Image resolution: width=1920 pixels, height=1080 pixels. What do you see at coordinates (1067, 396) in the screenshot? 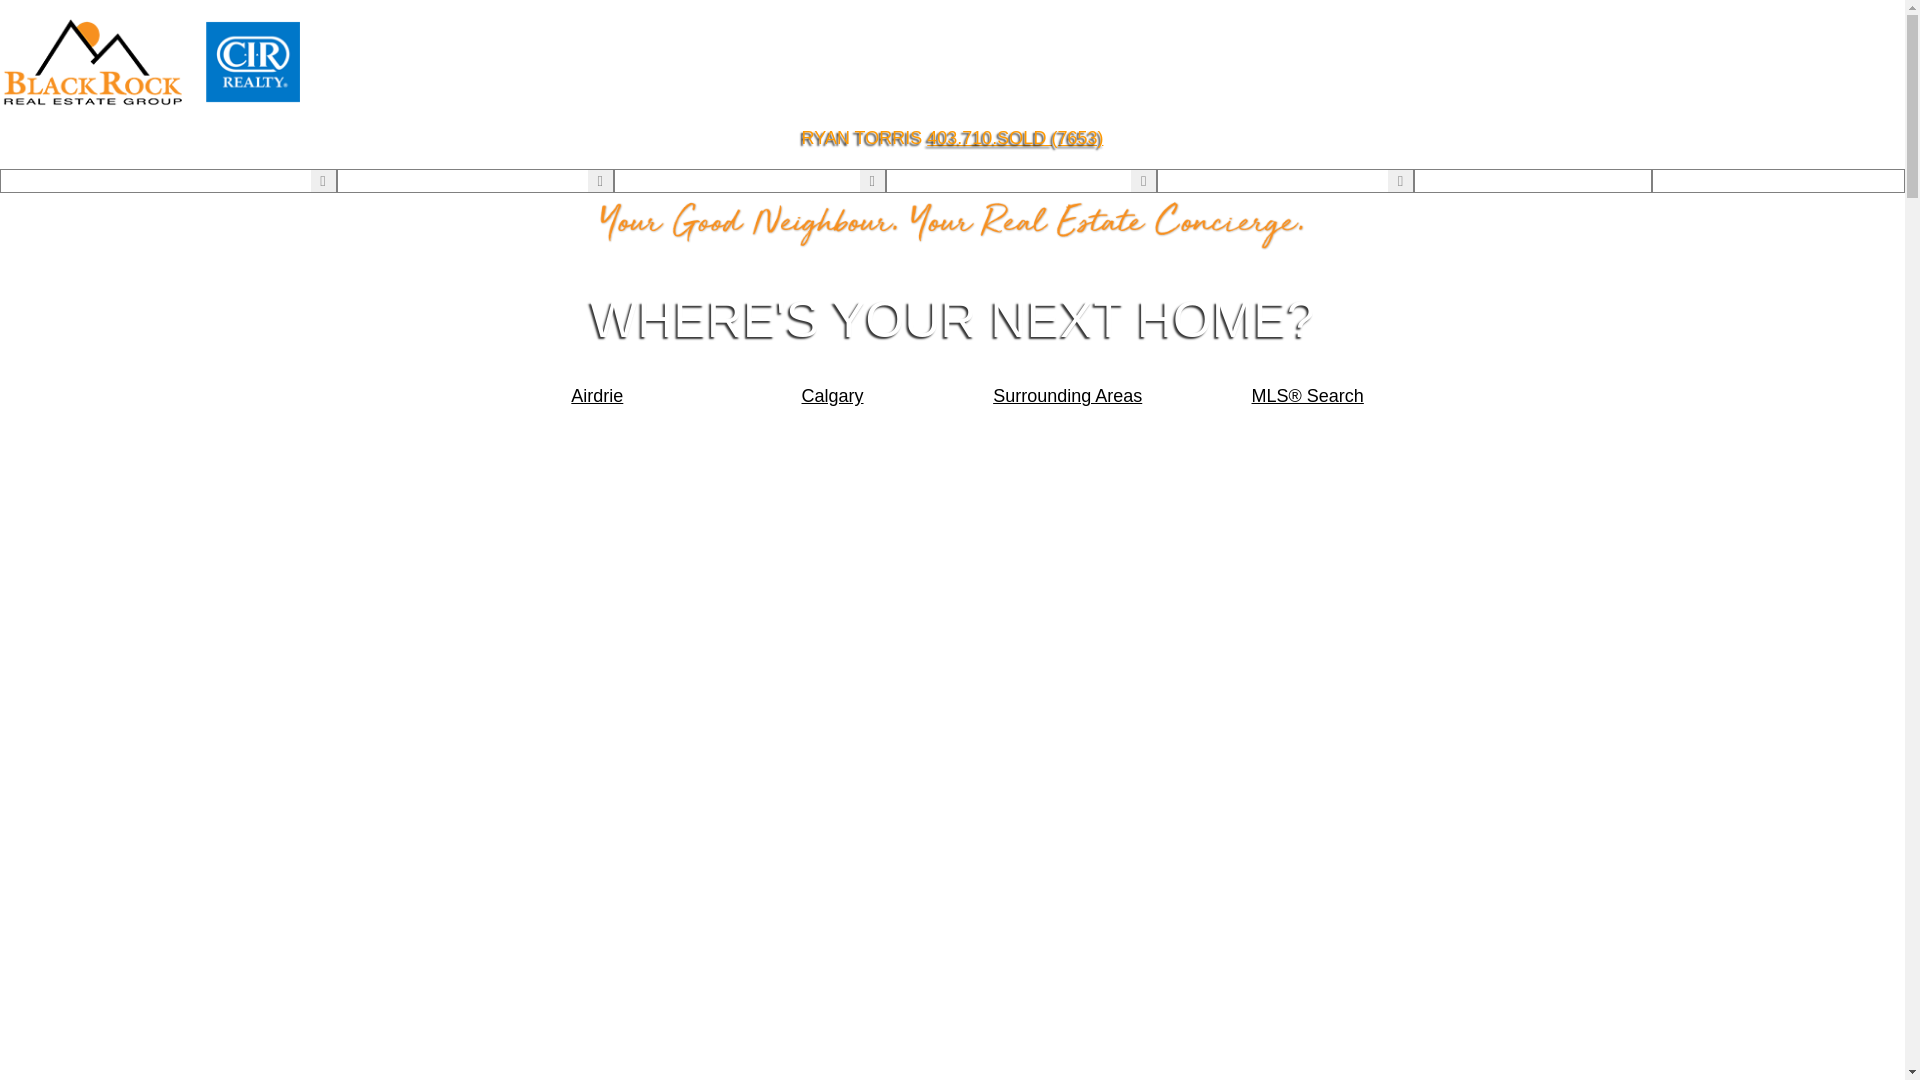
I see `'Surrounding Areas'` at bounding box center [1067, 396].